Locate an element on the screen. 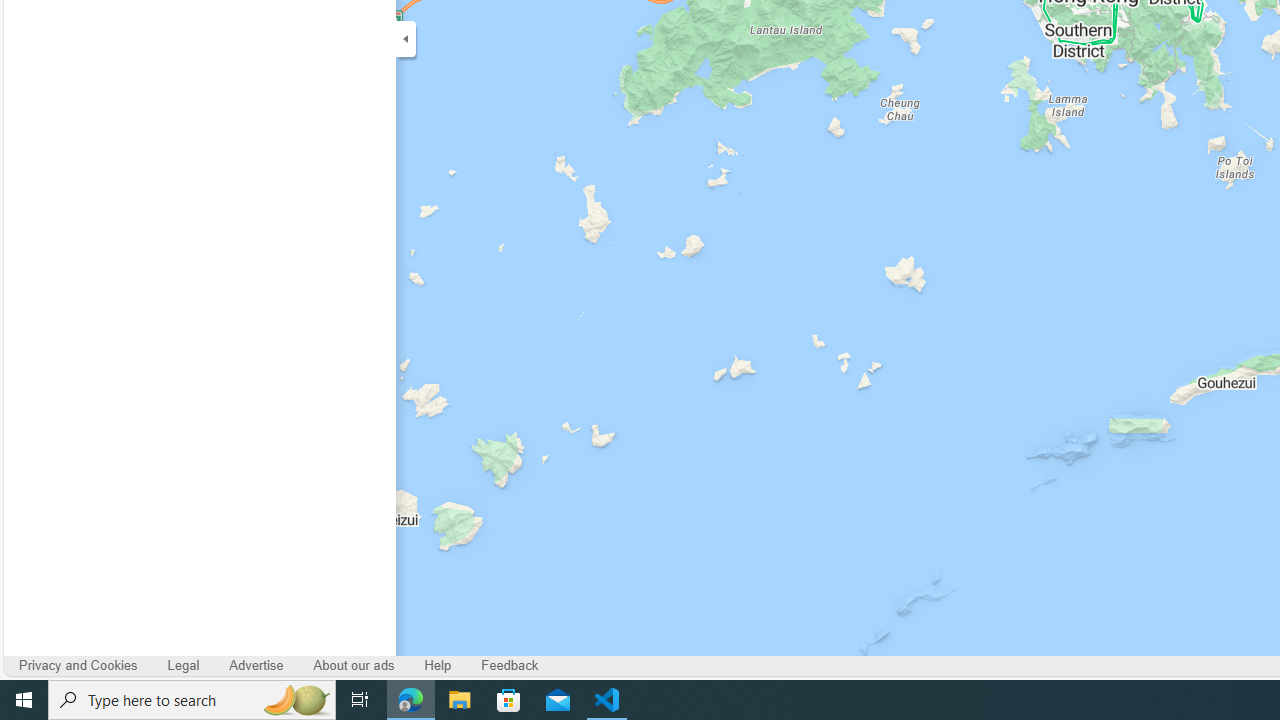 The image size is (1280, 720). 'Advertise' is located at coordinates (255, 665).